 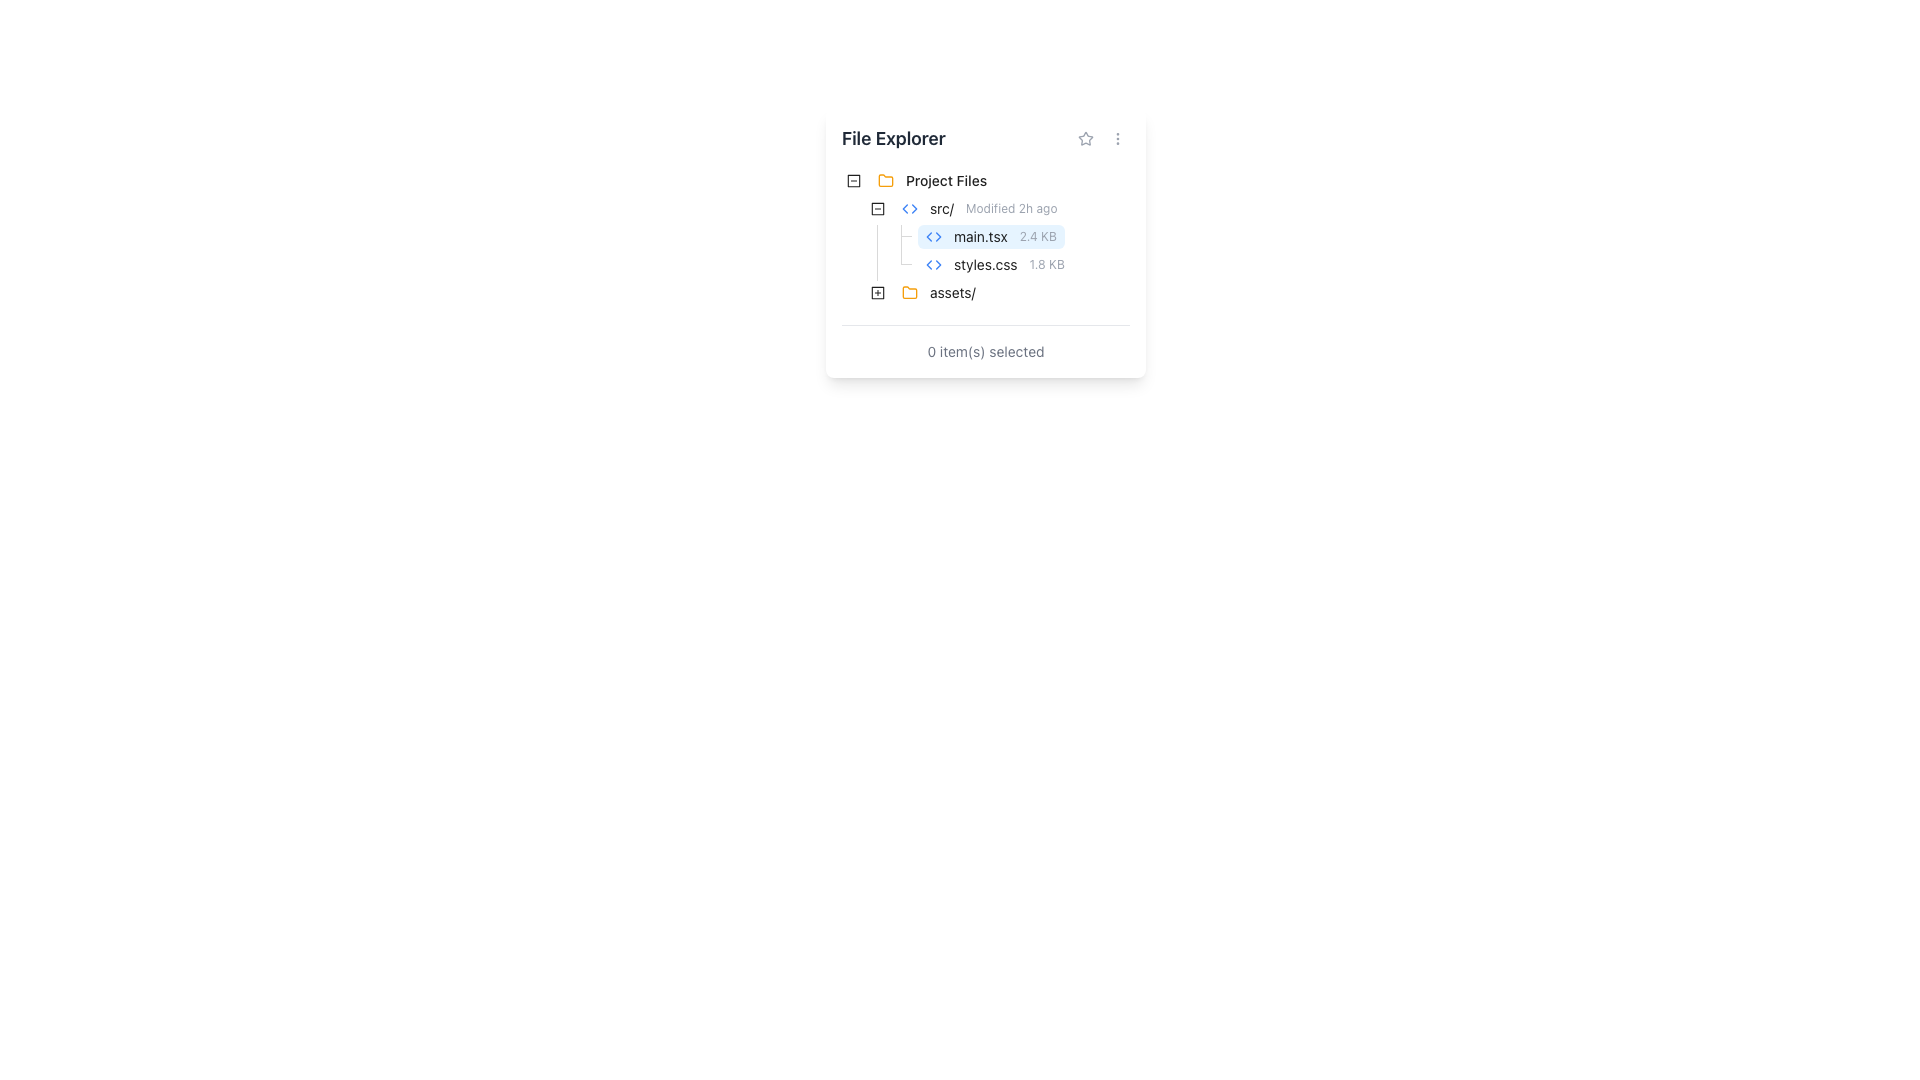 I want to click on the star icon, so click(x=1101, y=137).